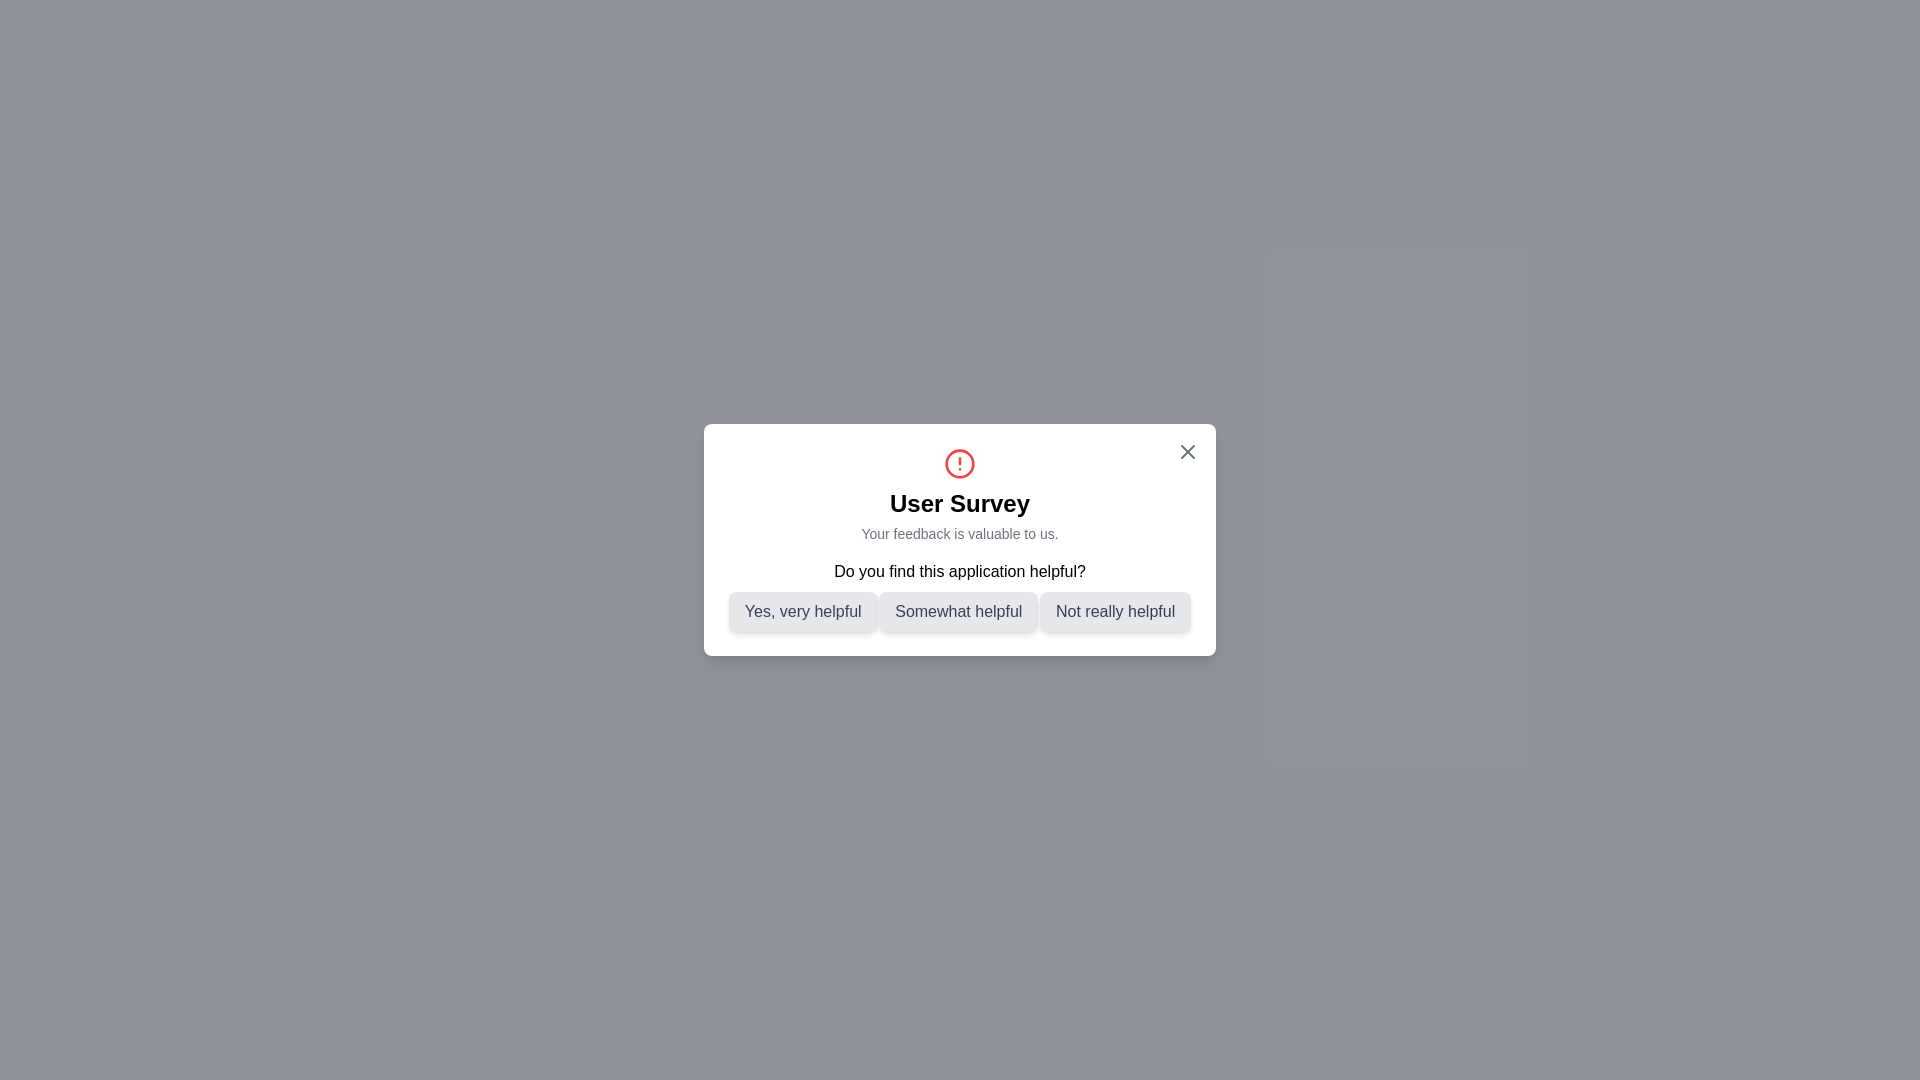 This screenshot has height=1080, width=1920. What do you see at coordinates (1188, 451) in the screenshot?
I see `the 'Close' button located at the top-right corner of the dialog box to change its text color` at bounding box center [1188, 451].